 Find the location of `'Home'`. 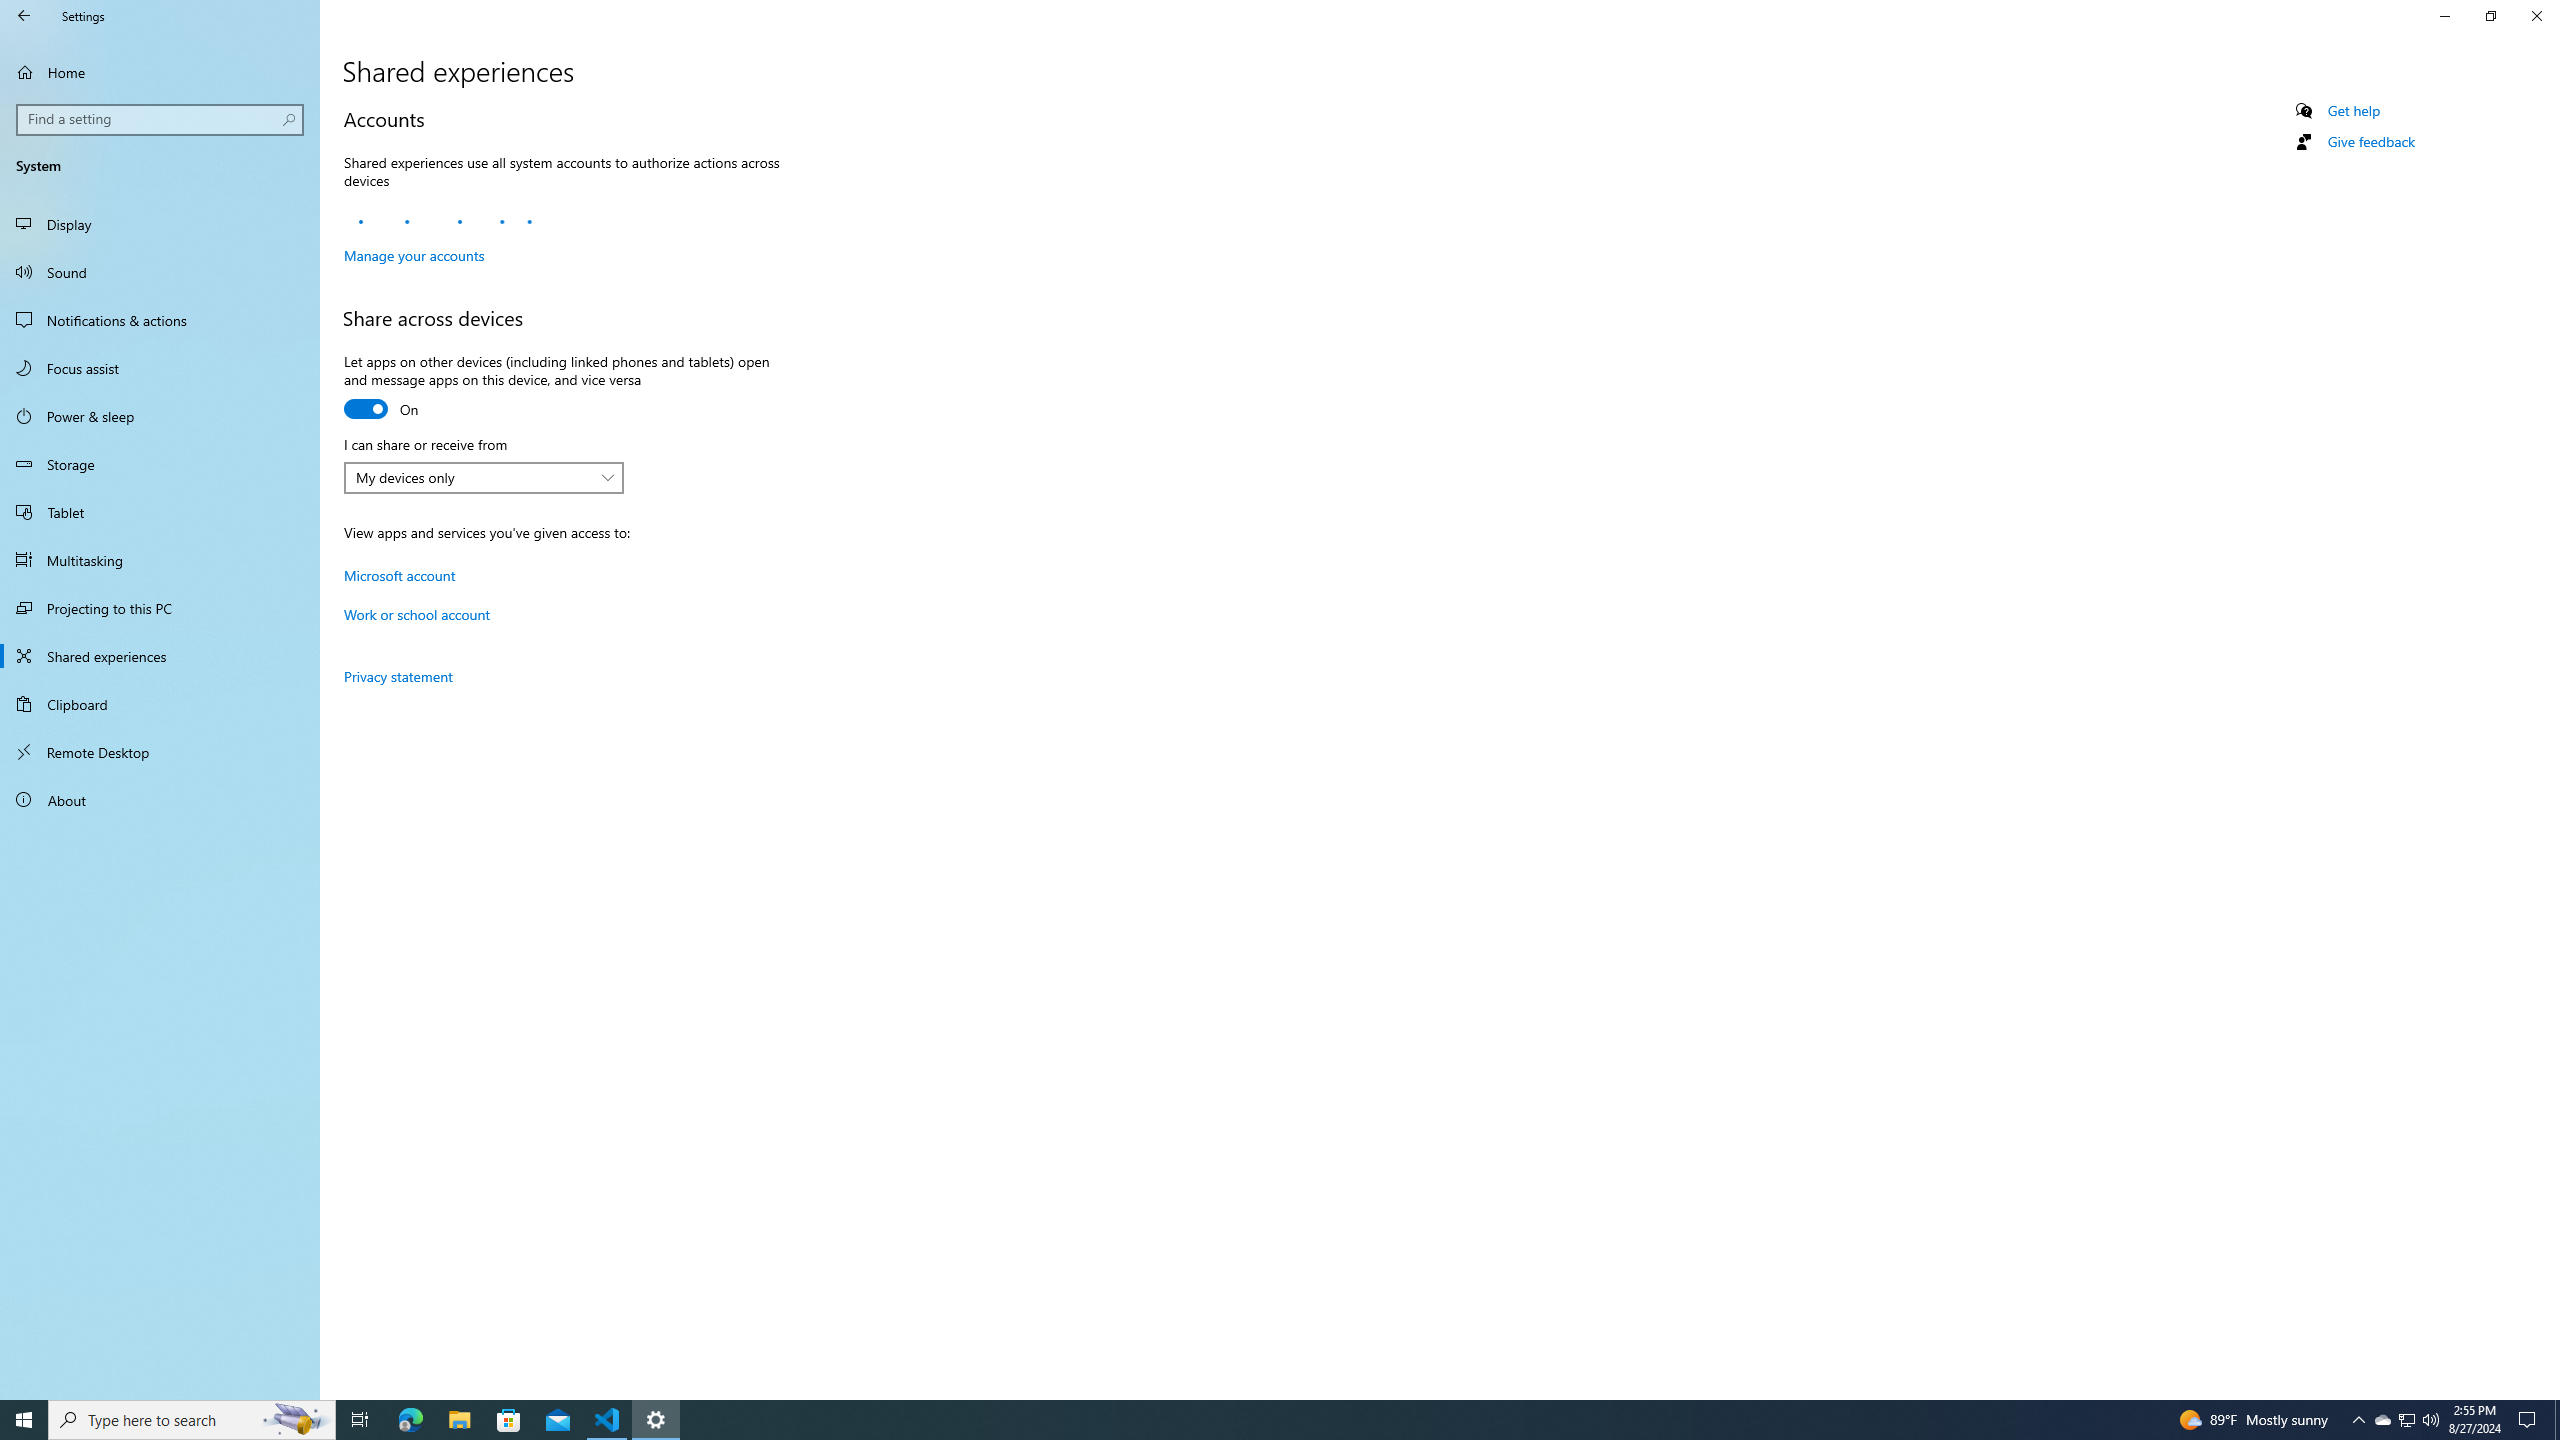

'Home' is located at coordinates (159, 72).